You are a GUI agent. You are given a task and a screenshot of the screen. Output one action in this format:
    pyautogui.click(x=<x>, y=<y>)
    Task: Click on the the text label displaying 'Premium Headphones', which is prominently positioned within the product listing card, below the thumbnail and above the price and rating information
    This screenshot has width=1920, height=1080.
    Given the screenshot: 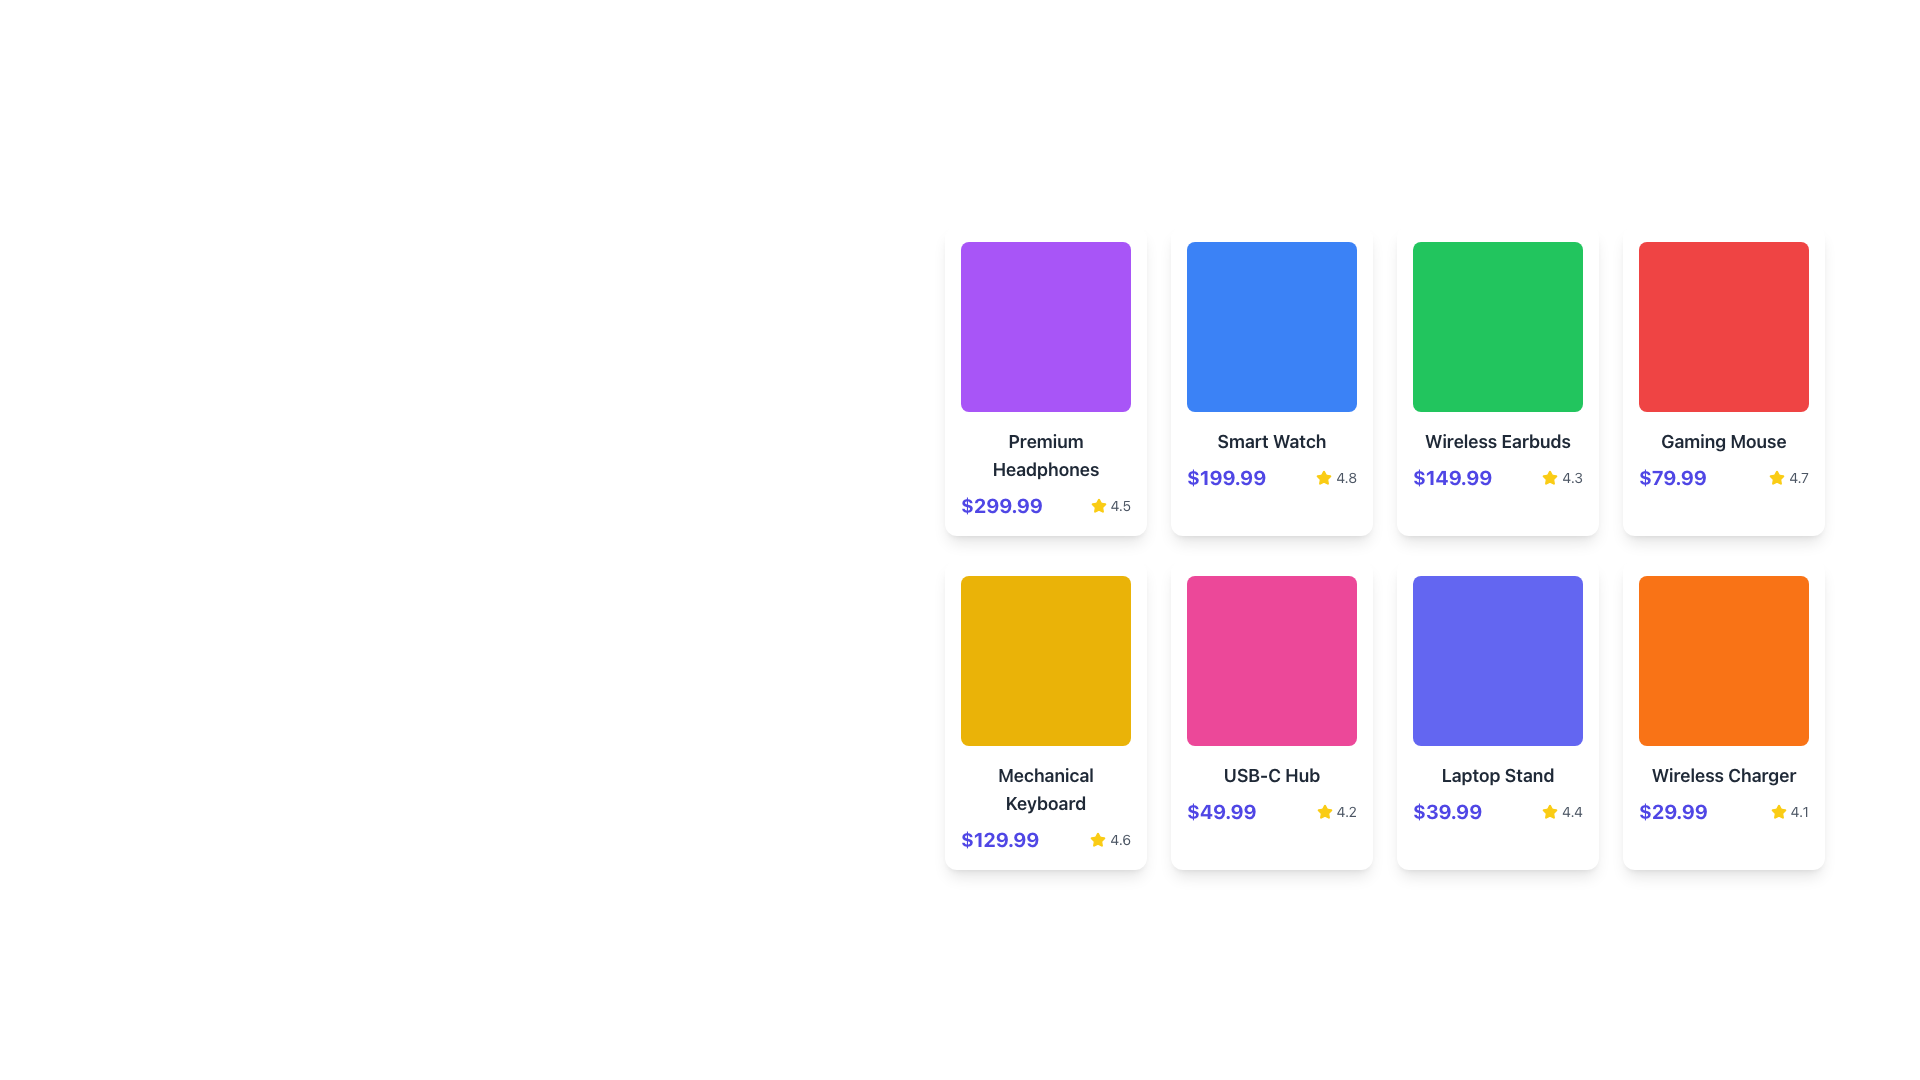 What is the action you would take?
    pyautogui.click(x=1045, y=455)
    